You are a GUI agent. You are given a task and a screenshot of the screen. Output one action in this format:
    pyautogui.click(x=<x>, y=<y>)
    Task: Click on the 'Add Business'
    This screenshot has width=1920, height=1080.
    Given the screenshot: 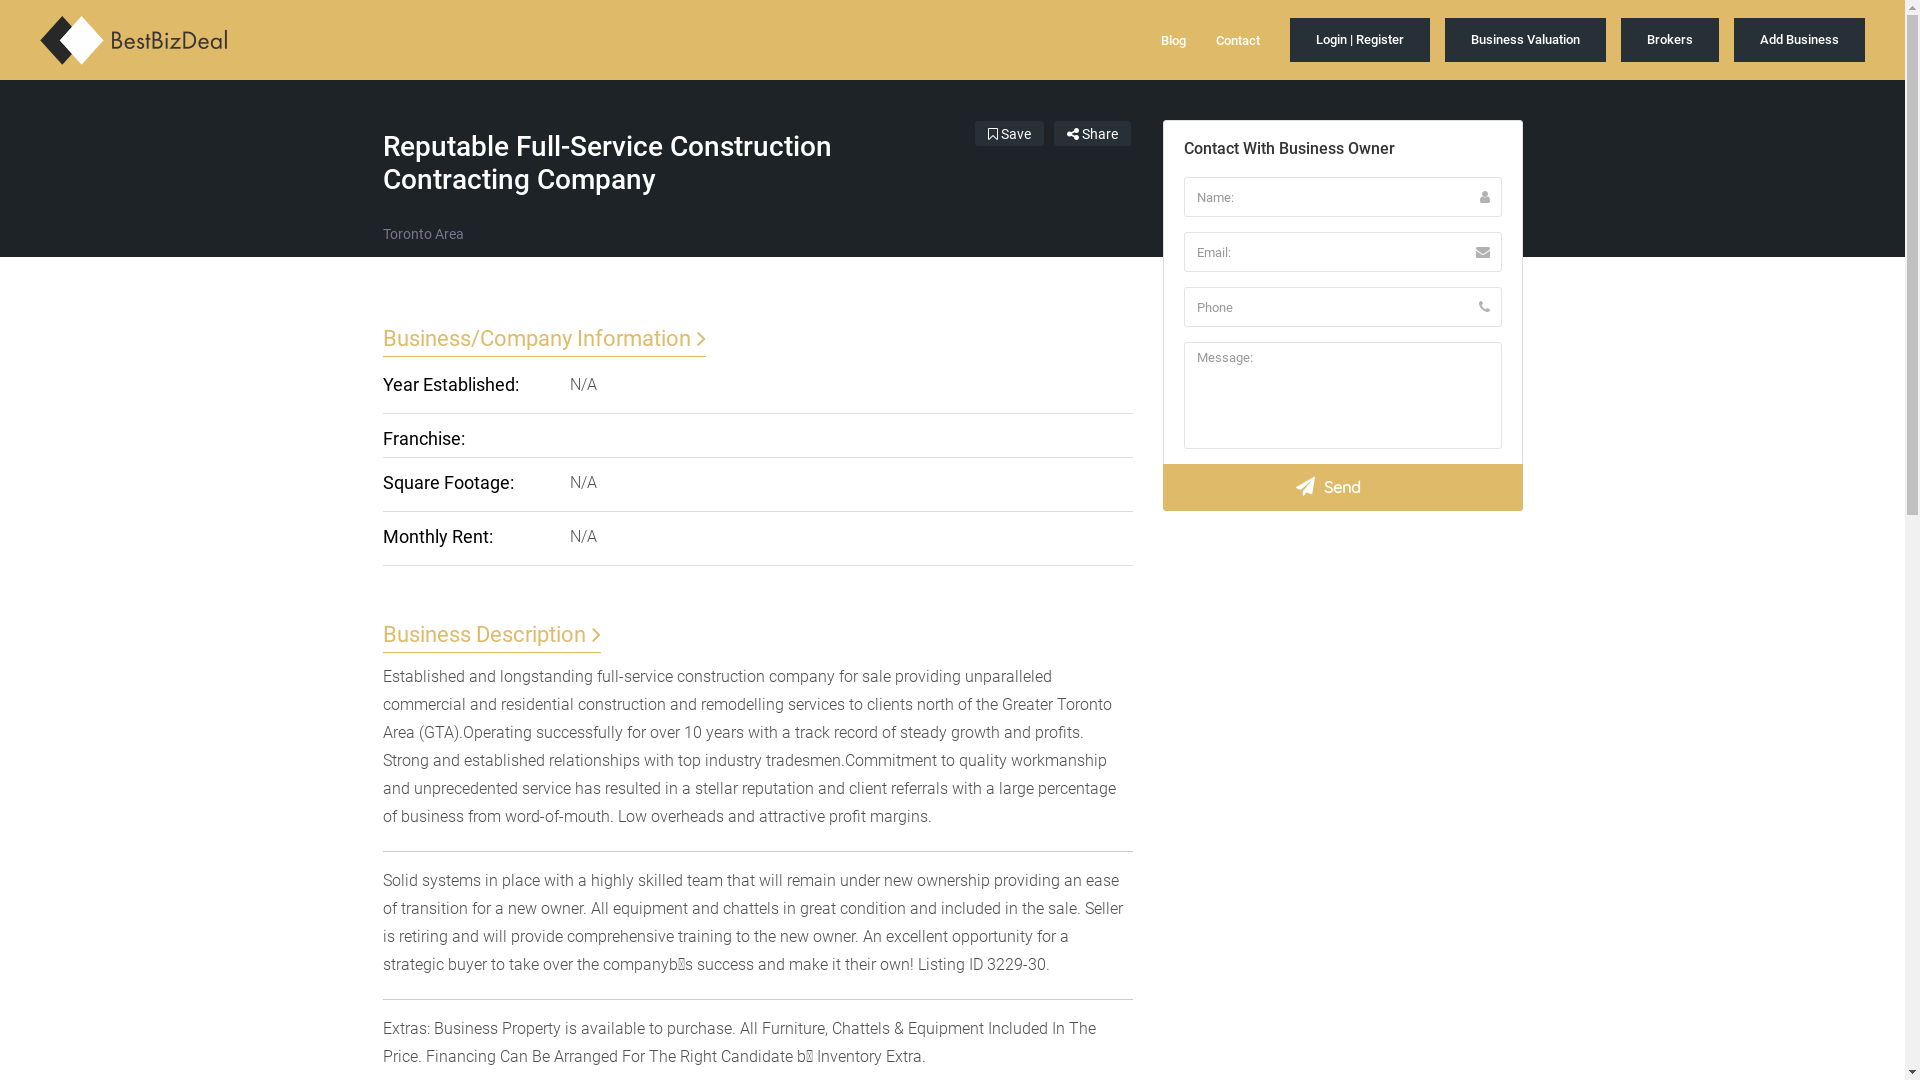 What is the action you would take?
    pyautogui.click(x=1799, y=39)
    